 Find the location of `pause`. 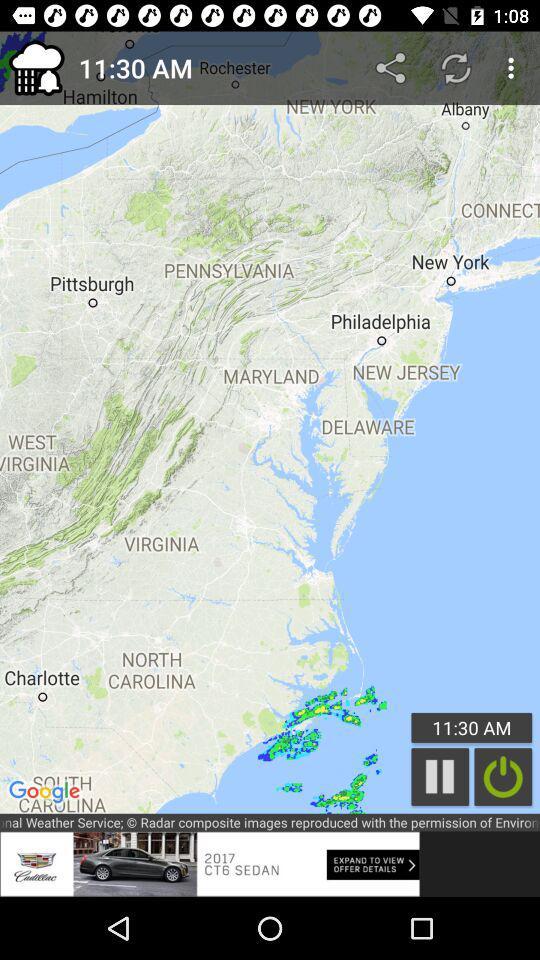

pause is located at coordinates (440, 776).